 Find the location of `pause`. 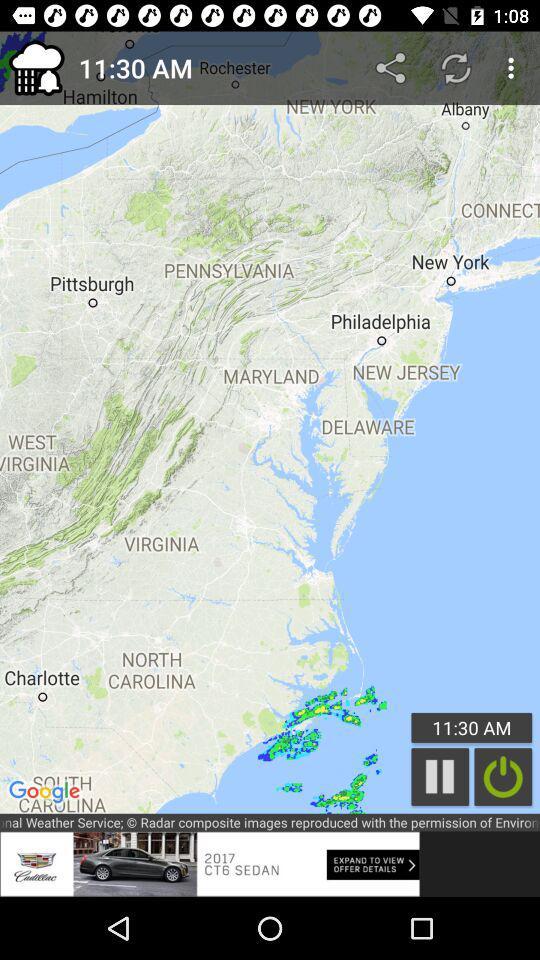

pause is located at coordinates (440, 776).